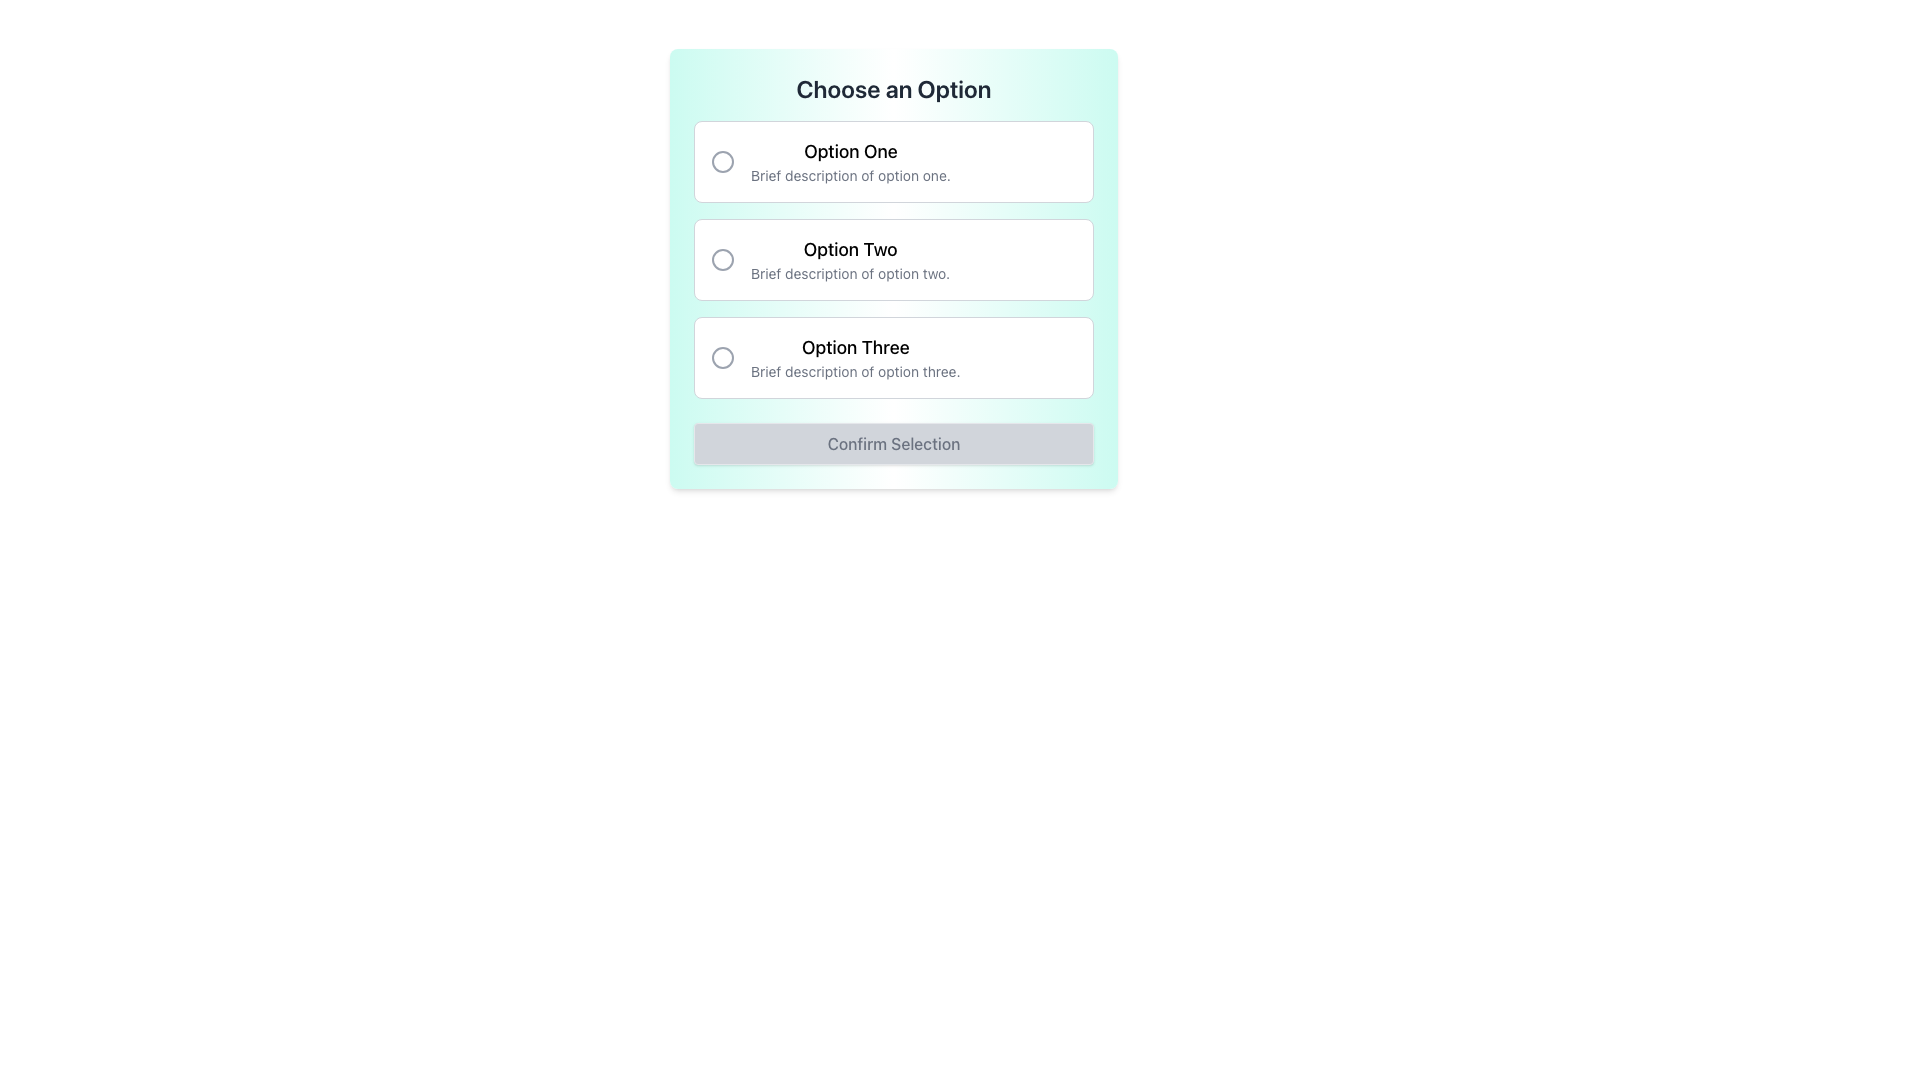 The height and width of the screenshot is (1080, 1920). What do you see at coordinates (892, 268) in the screenshot?
I see `to select one of the radio button options in the centered card titled 'Choose an Option'` at bounding box center [892, 268].